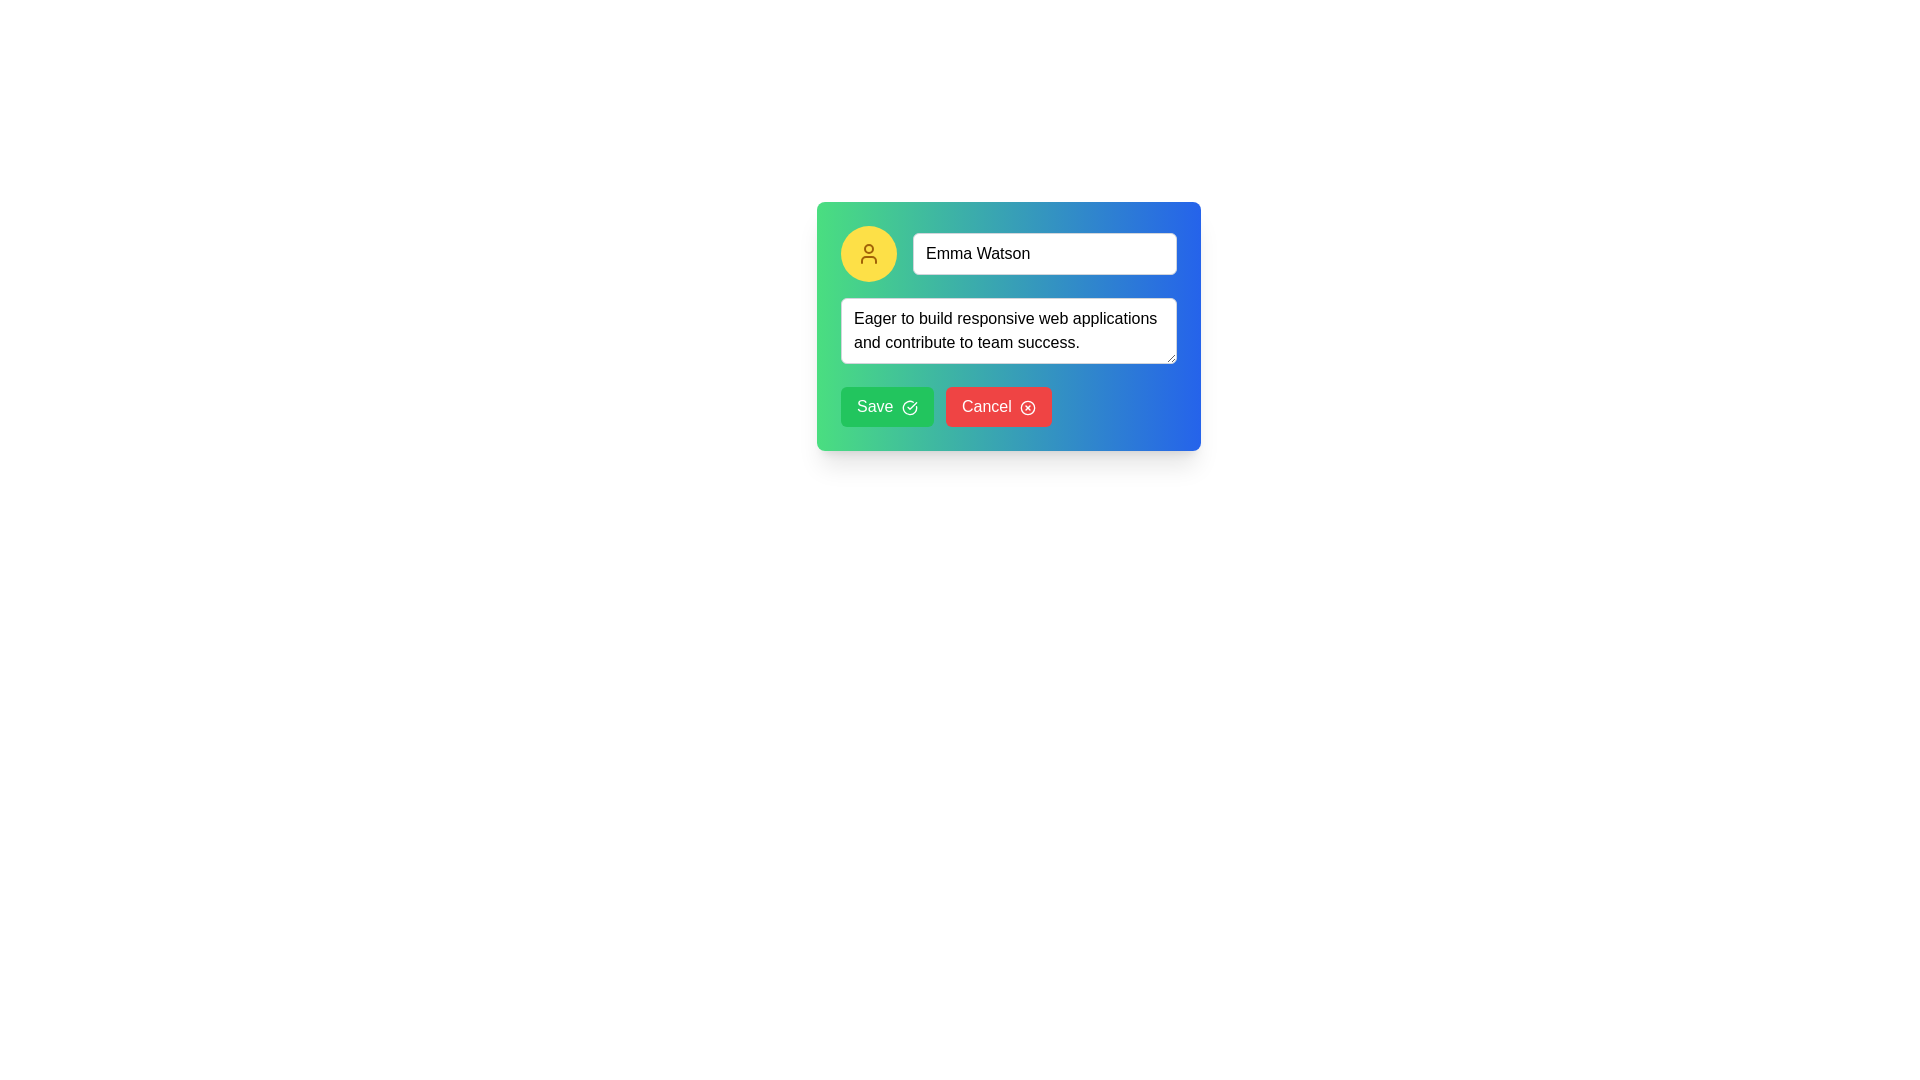  What do you see at coordinates (1008, 325) in the screenshot?
I see `the central text input field (textarea) used for multi-line text input, positioned beneath the 'Emma Watson' input box and above the 'Save' and 'Cancel' buttons` at bounding box center [1008, 325].